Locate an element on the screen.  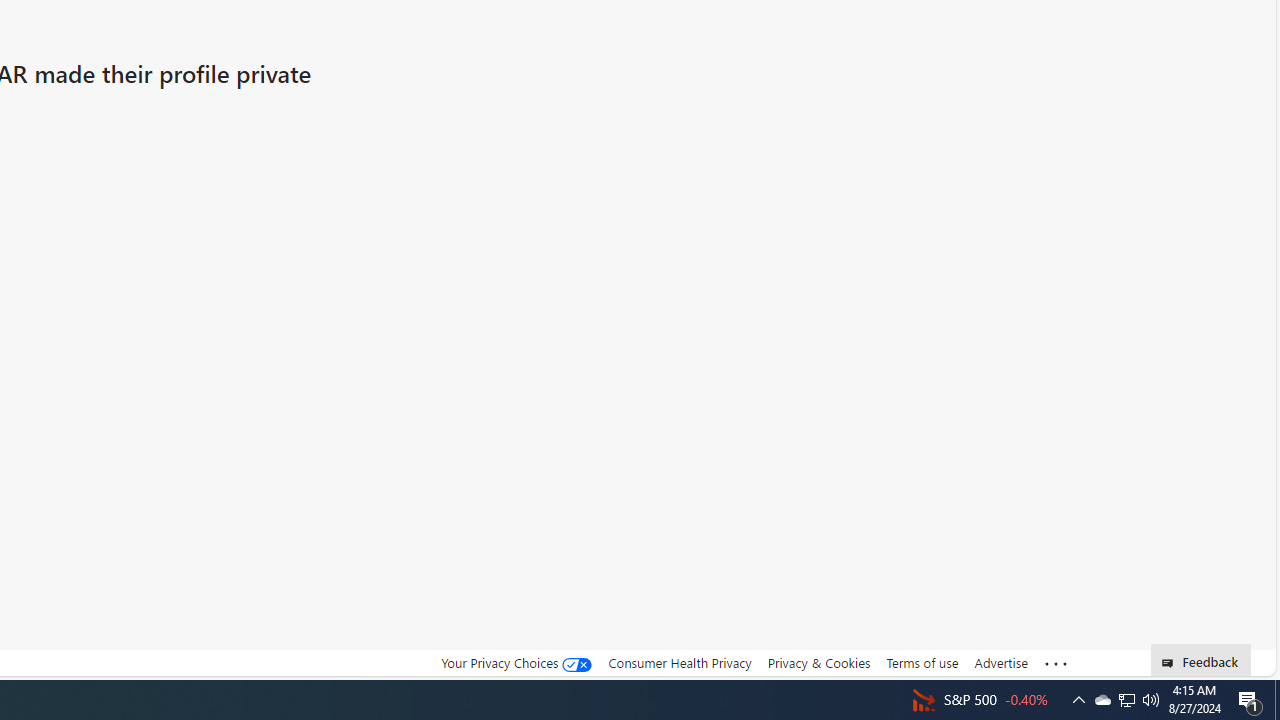
'Privacy & Cookies' is located at coordinates (818, 663).